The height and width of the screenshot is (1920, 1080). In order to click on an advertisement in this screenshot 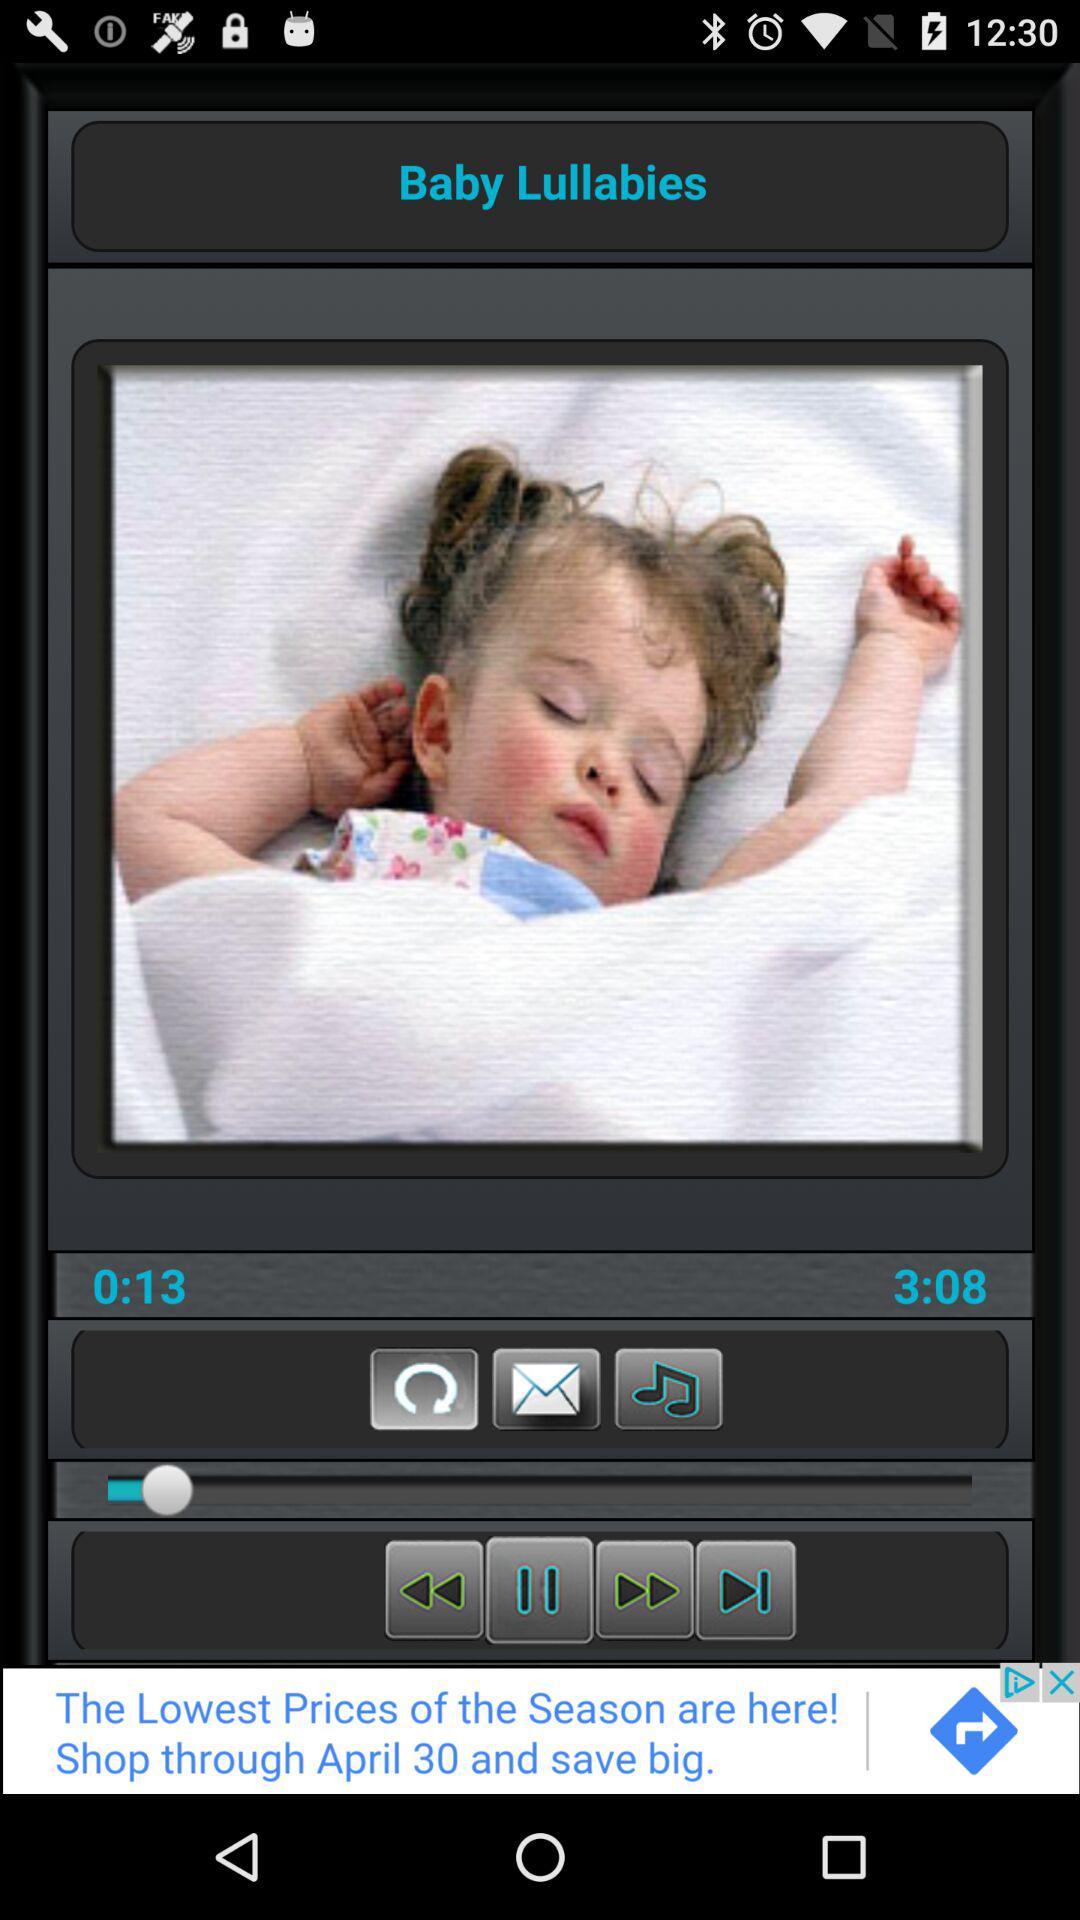, I will do `click(540, 1727)`.